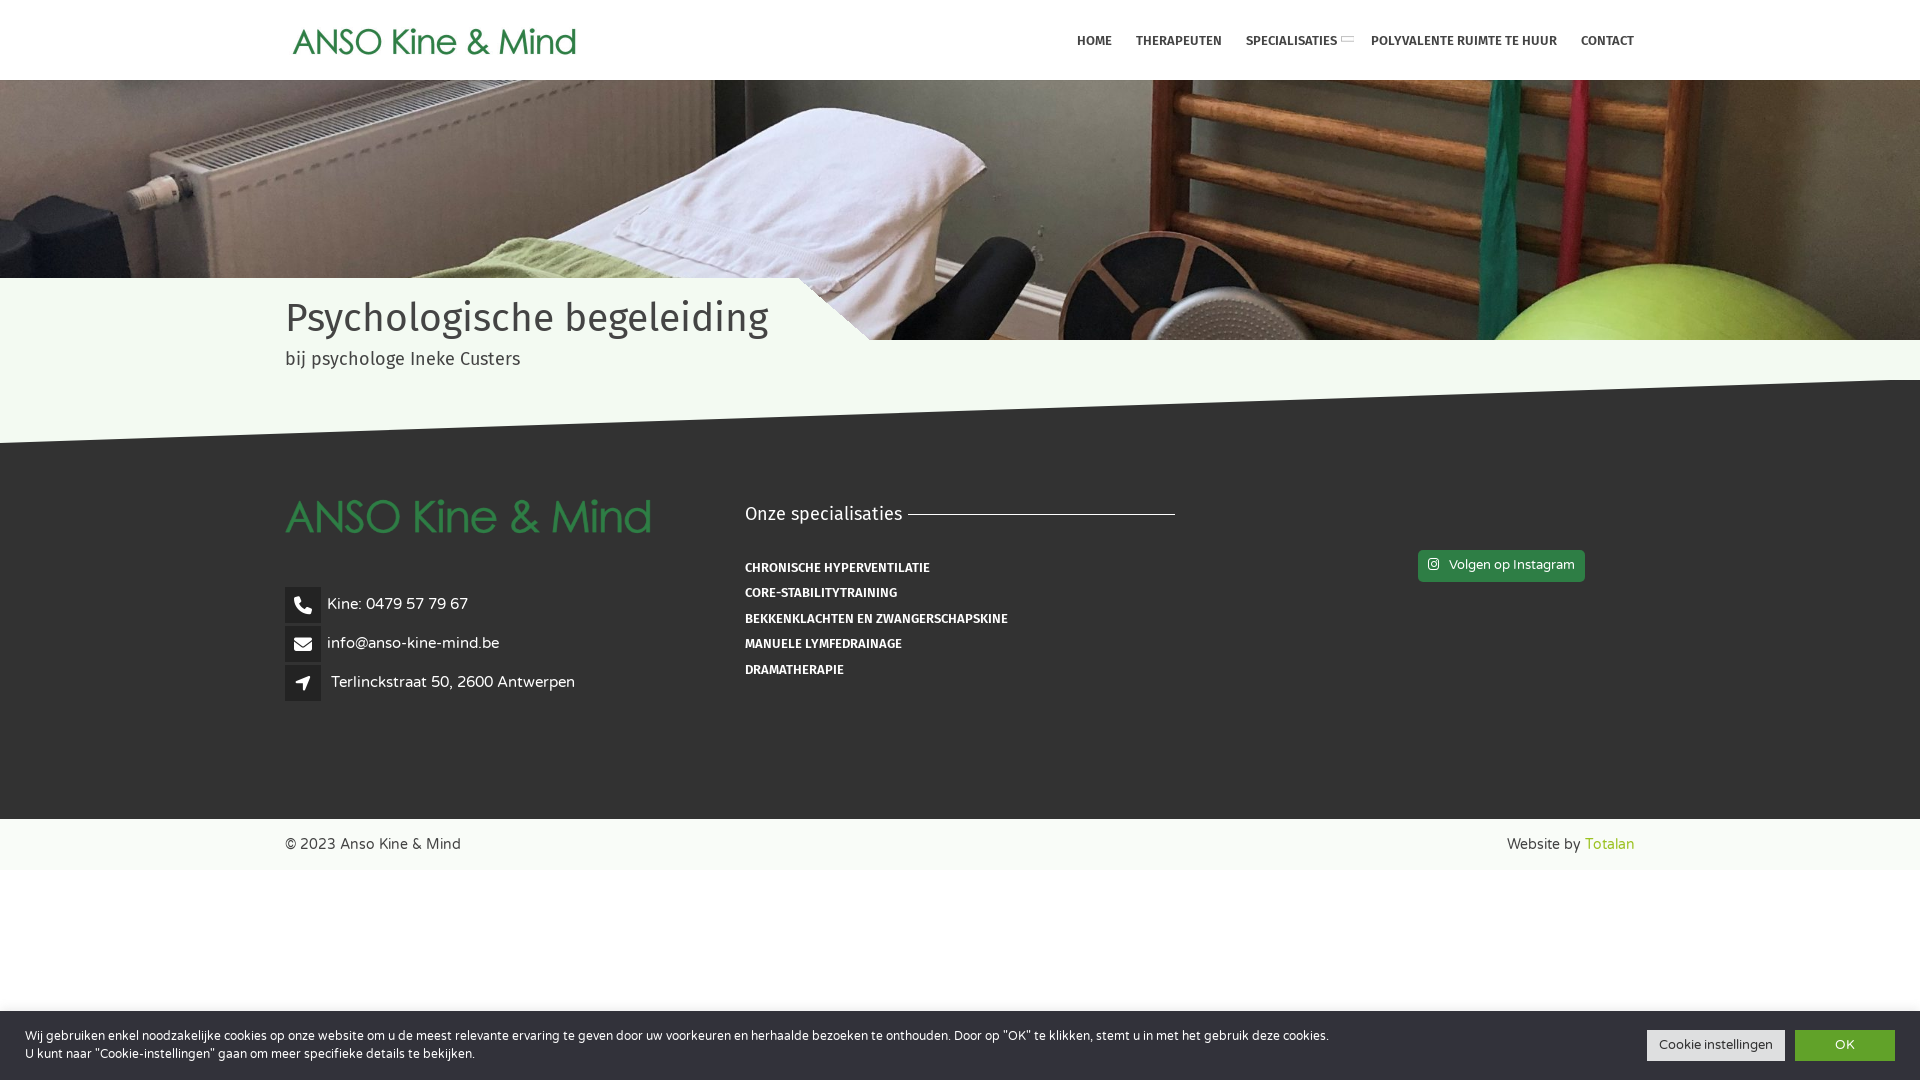 The height and width of the screenshot is (1080, 1920). Describe the element at coordinates (1179, 40) in the screenshot. I see `'THERAPEUTEN'` at that location.